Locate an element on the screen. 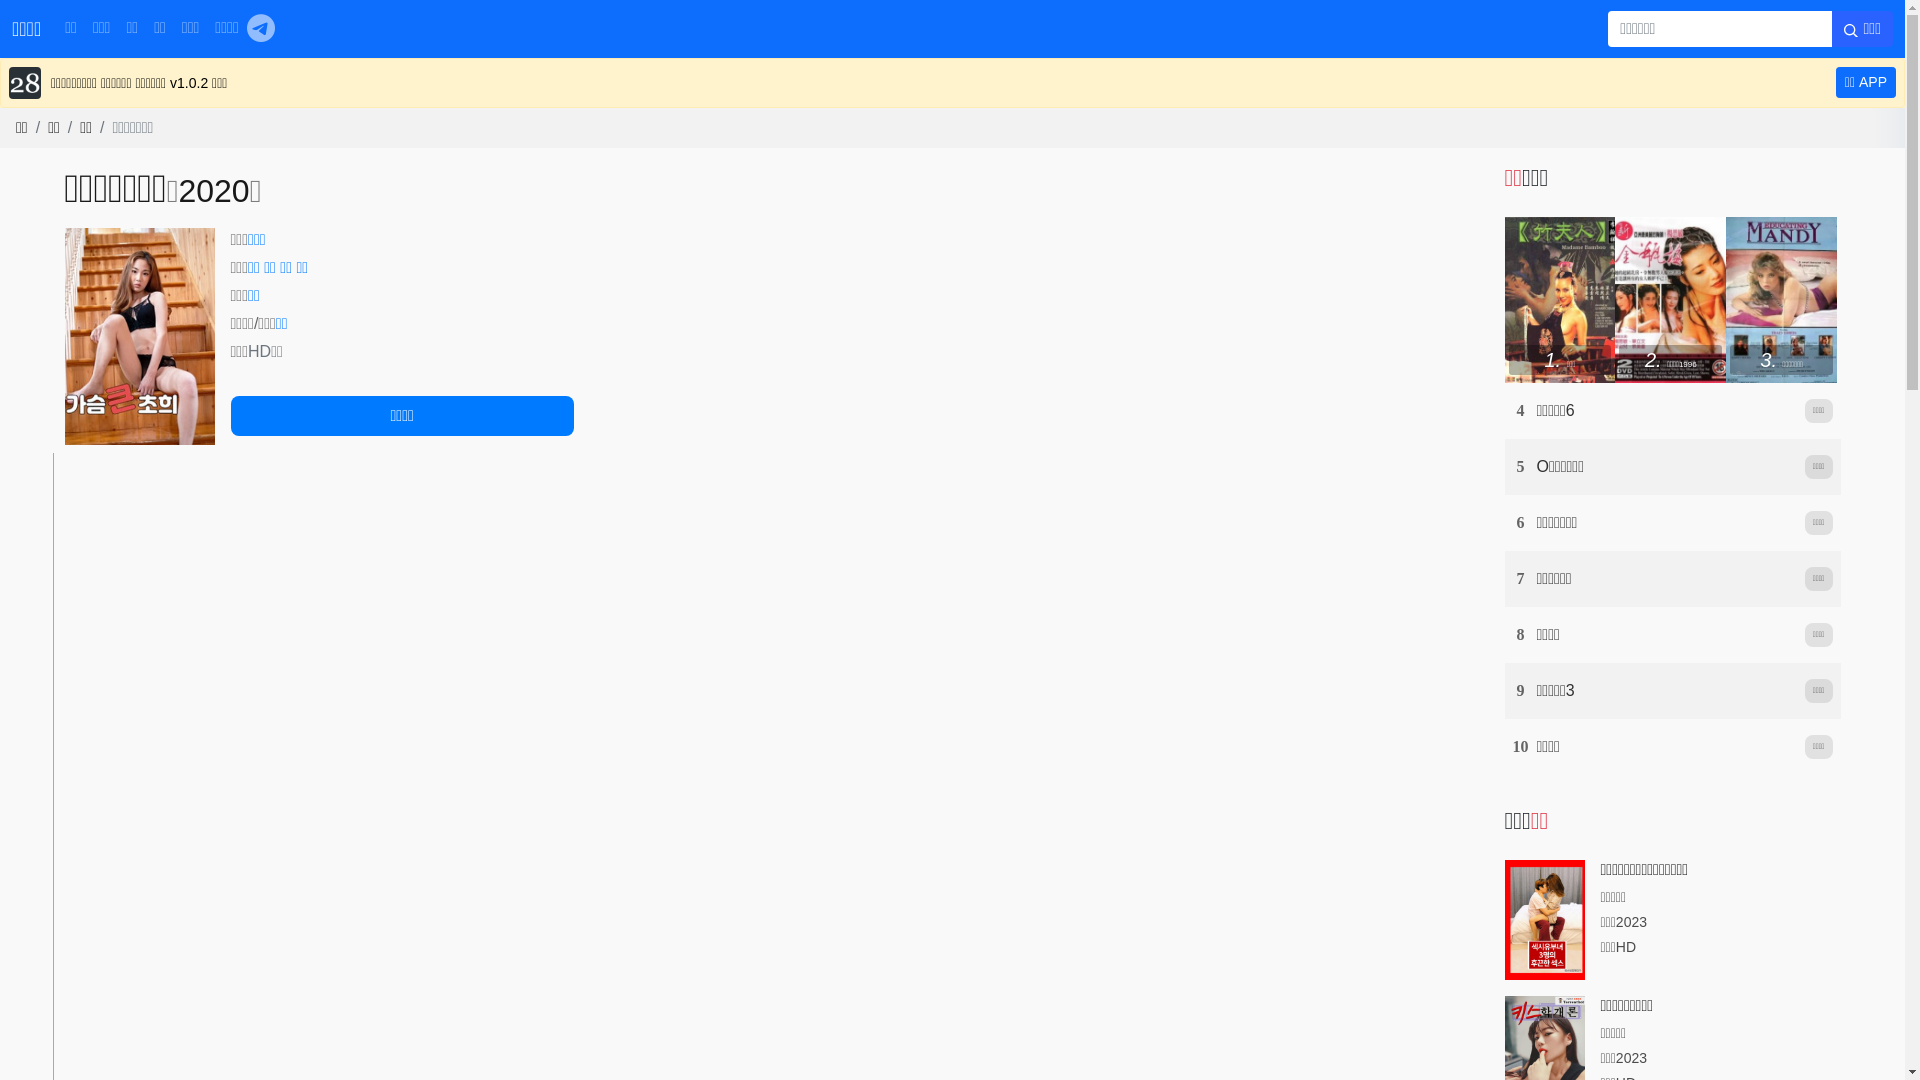 Image resolution: width=1920 pixels, height=1080 pixels. '2020' is located at coordinates (213, 191).